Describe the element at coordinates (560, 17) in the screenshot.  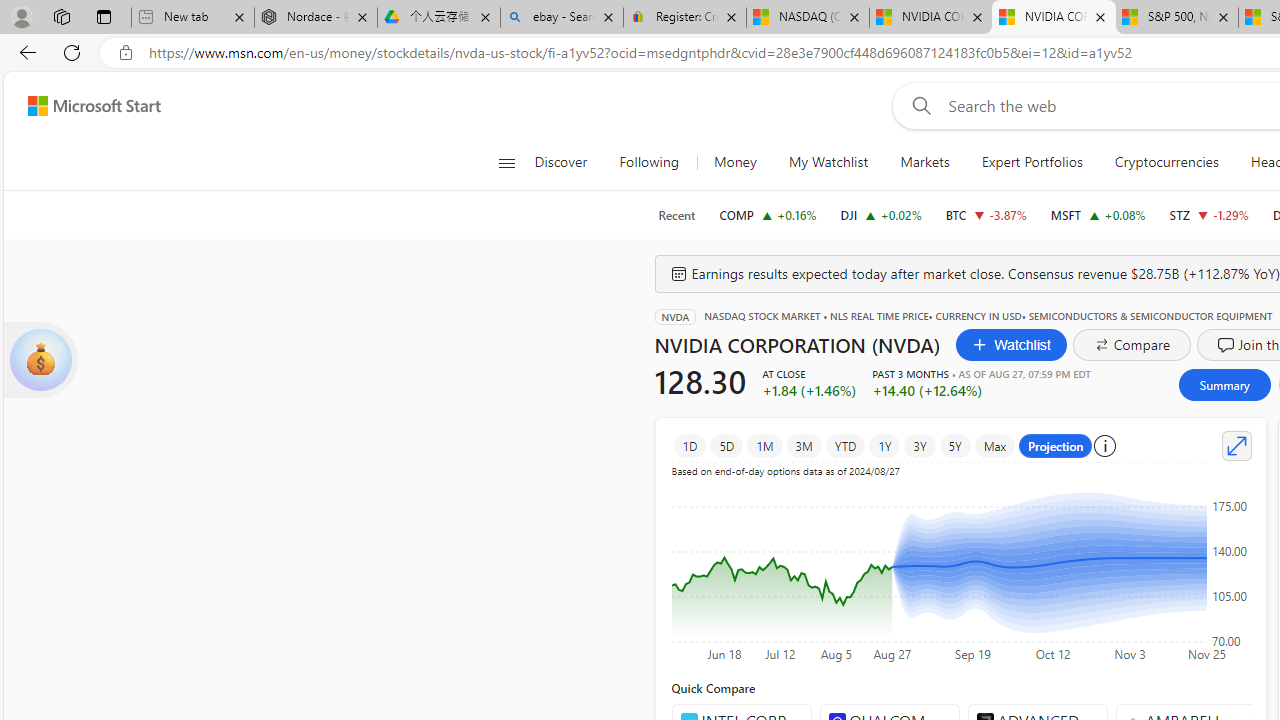
I see `'ebay - Search'` at that location.